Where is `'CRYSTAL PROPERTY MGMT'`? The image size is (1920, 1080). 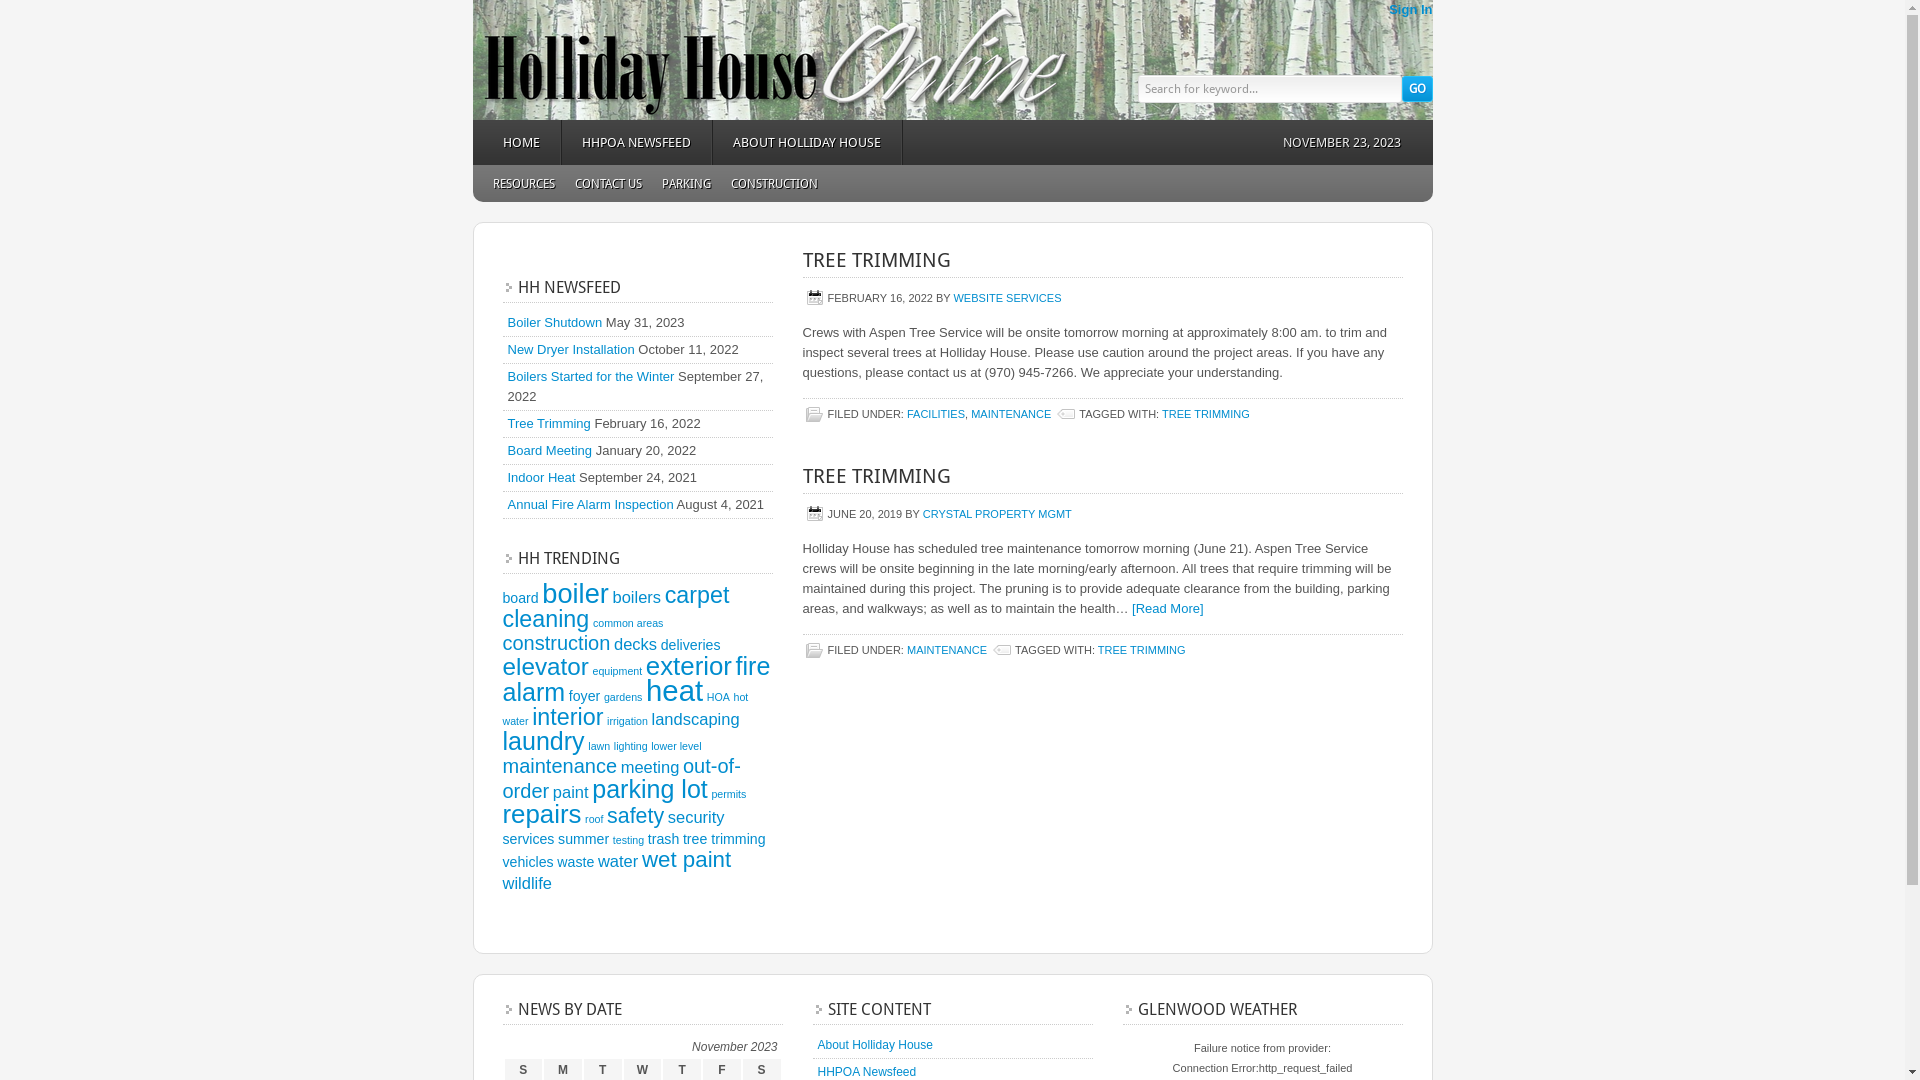
'CRYSTAL PROPERTY MGMT' is located at coordinates (997, 512).